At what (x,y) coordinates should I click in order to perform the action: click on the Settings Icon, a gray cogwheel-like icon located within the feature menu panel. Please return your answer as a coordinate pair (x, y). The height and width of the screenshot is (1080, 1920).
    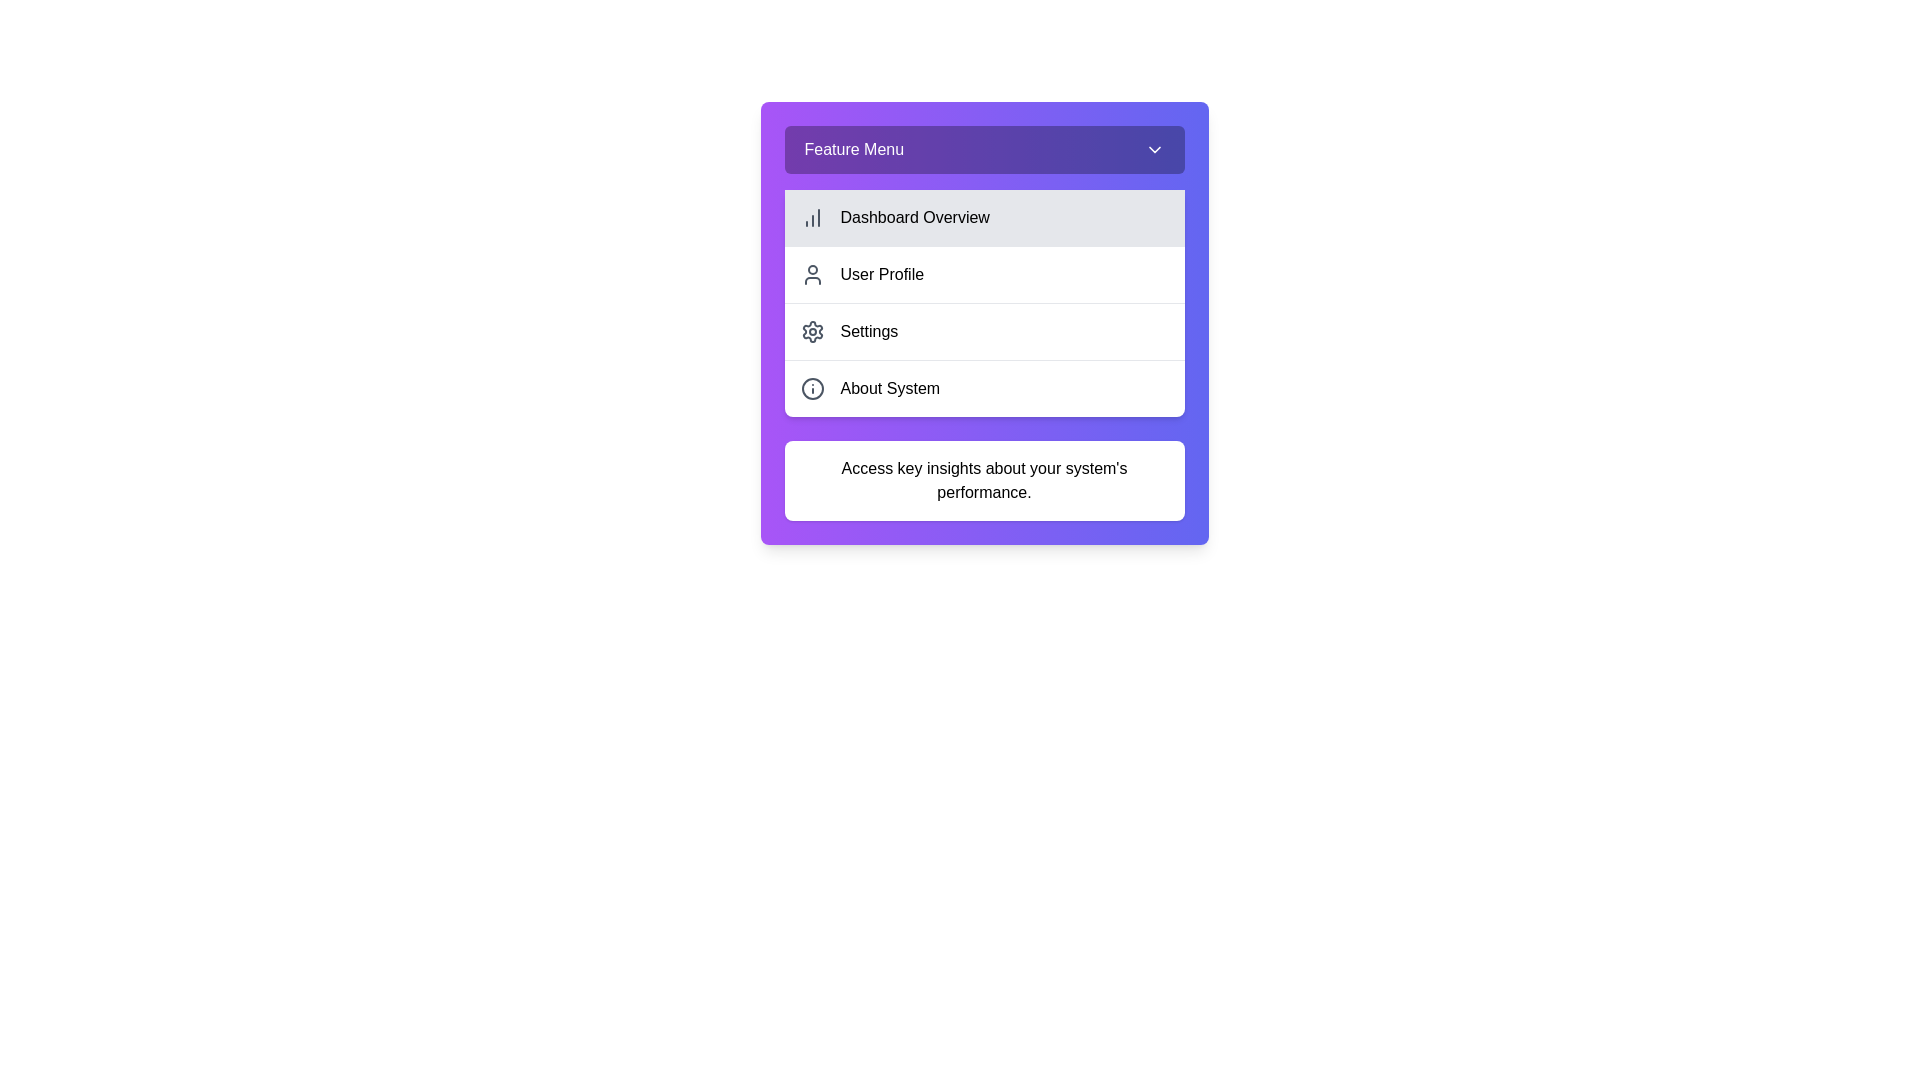
    Looking at the image, I should click on (812, 330).